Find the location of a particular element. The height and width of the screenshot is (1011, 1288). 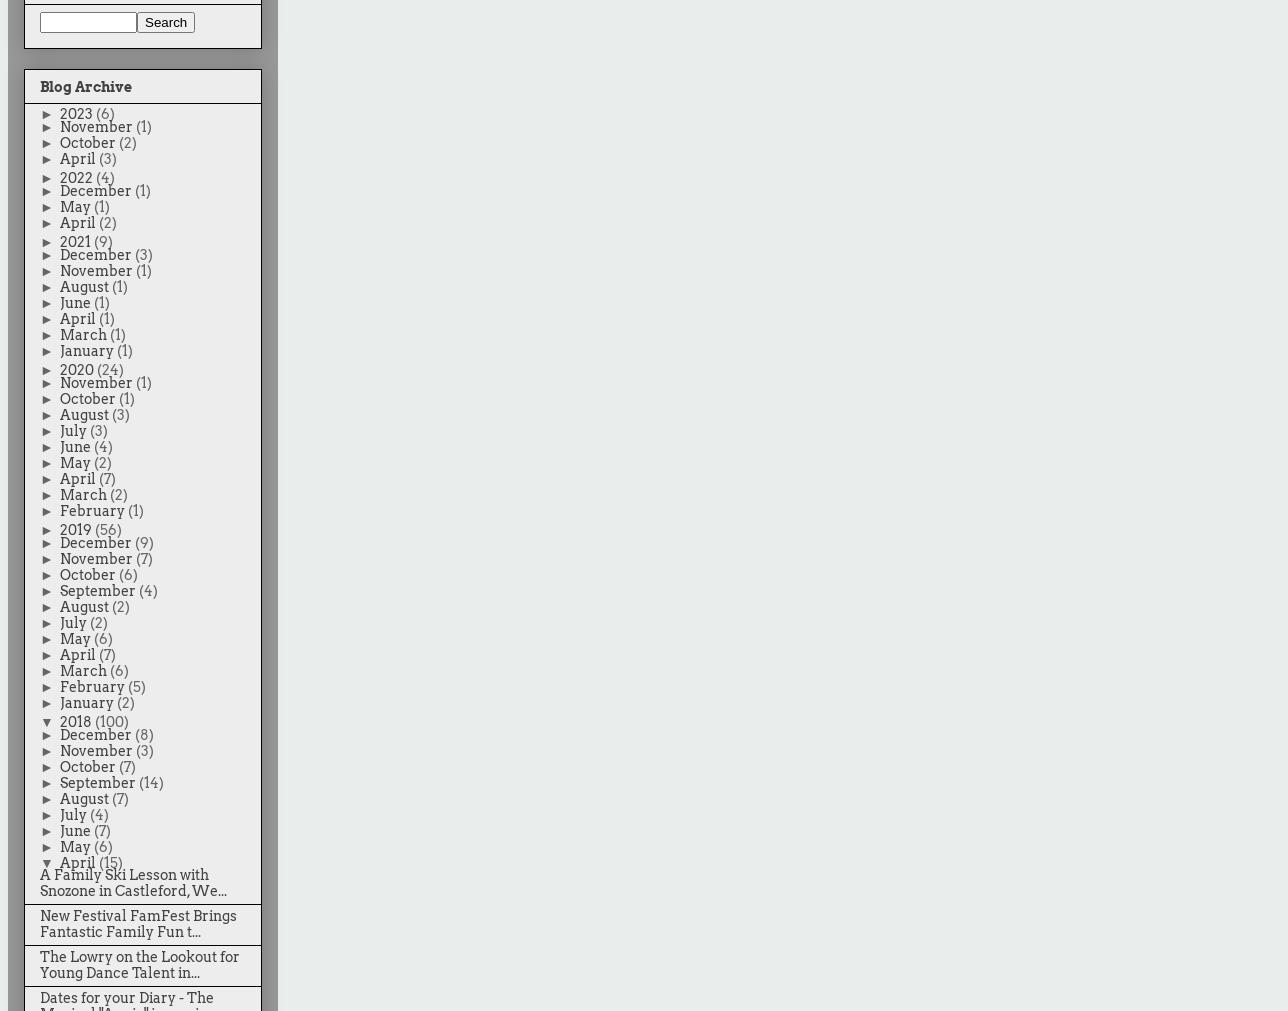

'A Family Ski Lesson with Snozone in Castleford, We...' is located at coordinates (133, 883).